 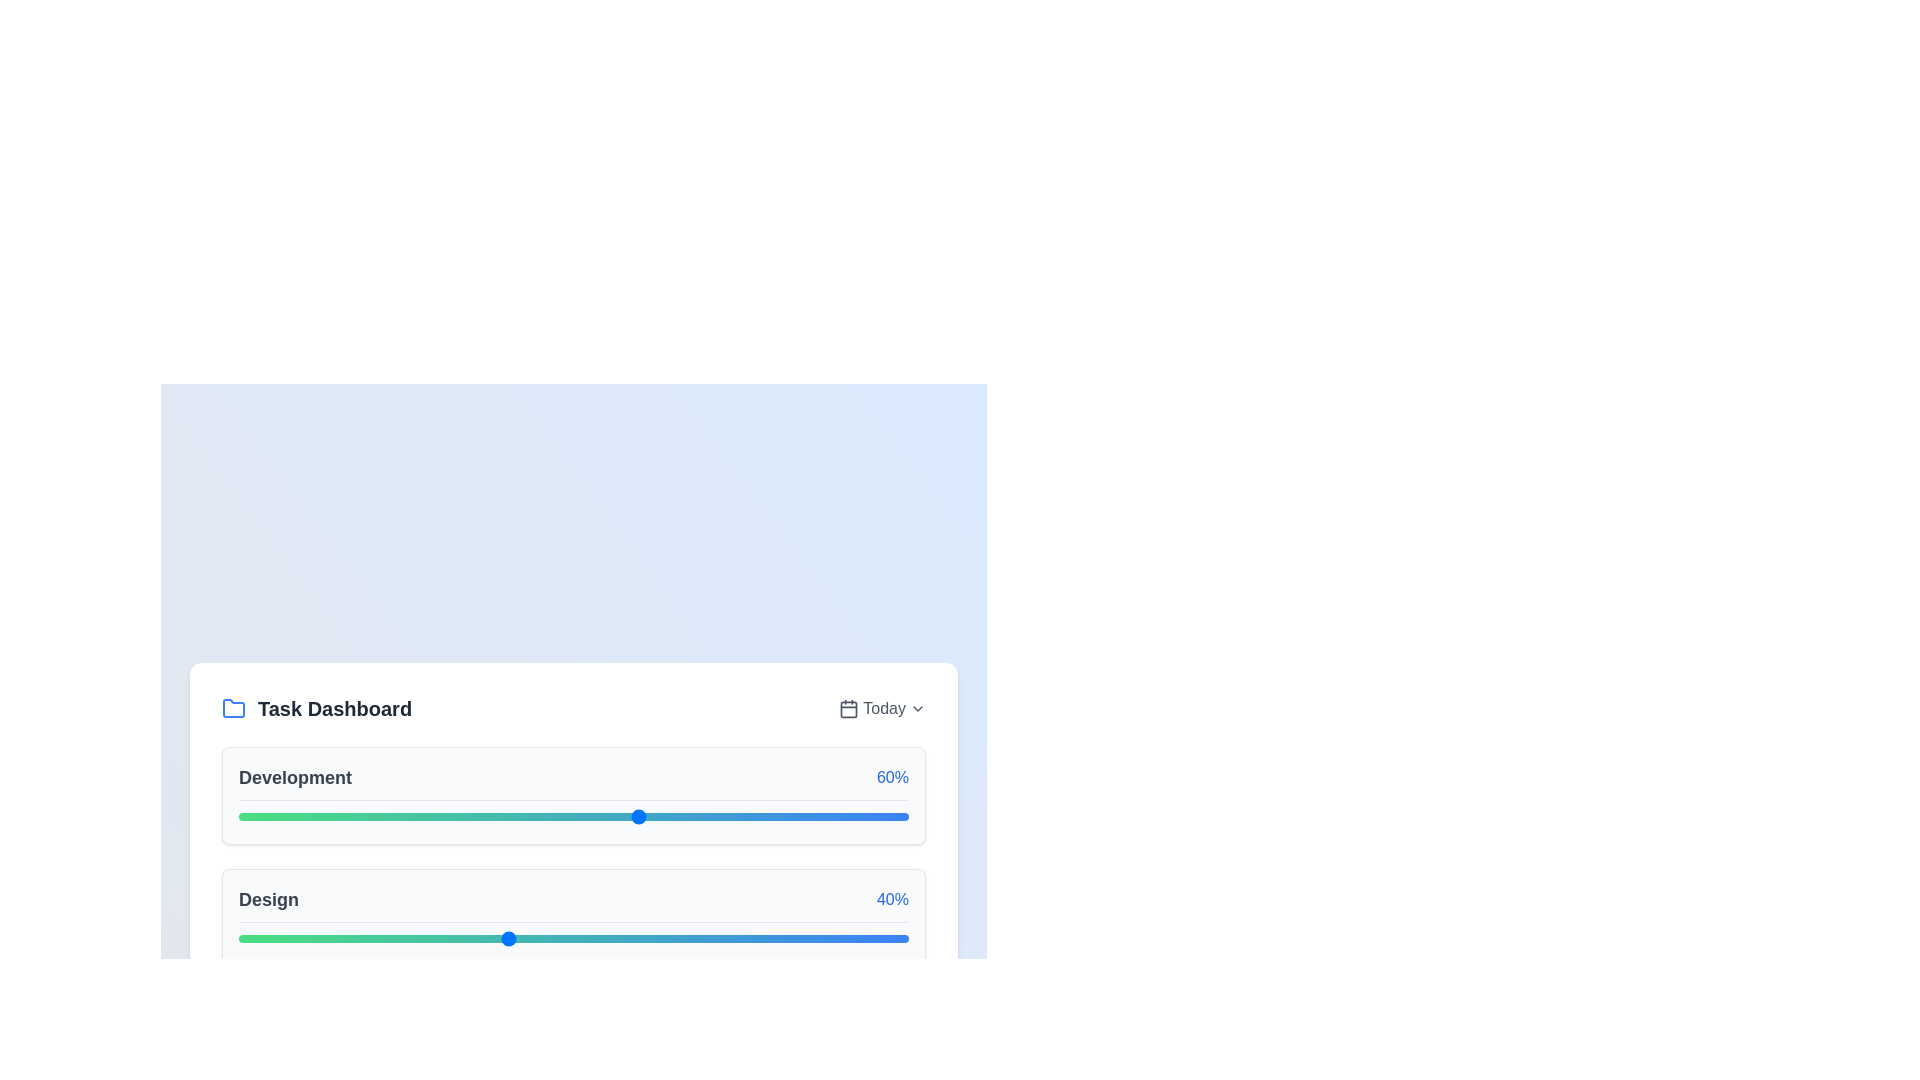 What do you see at coordinates (881, 708) in the screenshot?
I see `the date selection text element located in the top right corner of the 'Task Dashboard' section` at bounding box center [881, 708].